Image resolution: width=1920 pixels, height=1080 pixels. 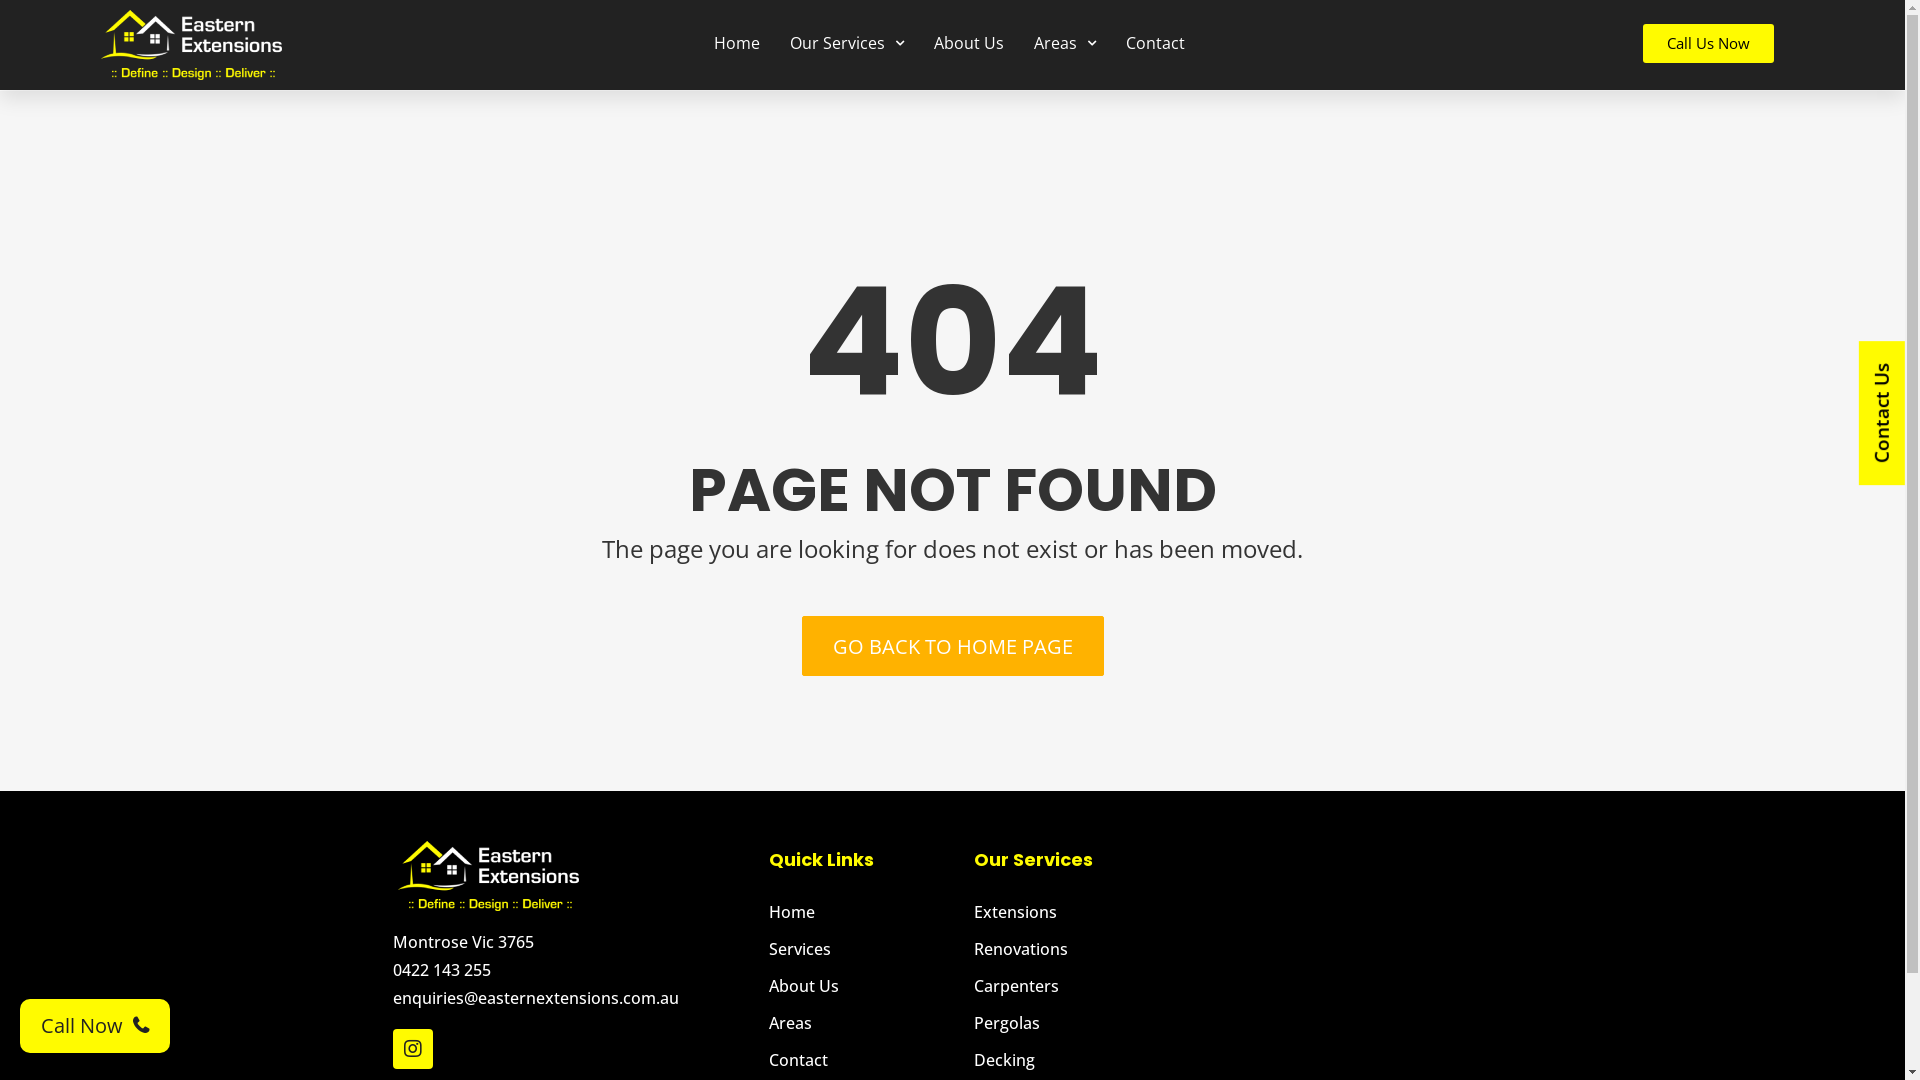 What do you see at coordinates (846, 42) in the screenshot?
I see `'Our Services'` at bounding box center [846, 42].